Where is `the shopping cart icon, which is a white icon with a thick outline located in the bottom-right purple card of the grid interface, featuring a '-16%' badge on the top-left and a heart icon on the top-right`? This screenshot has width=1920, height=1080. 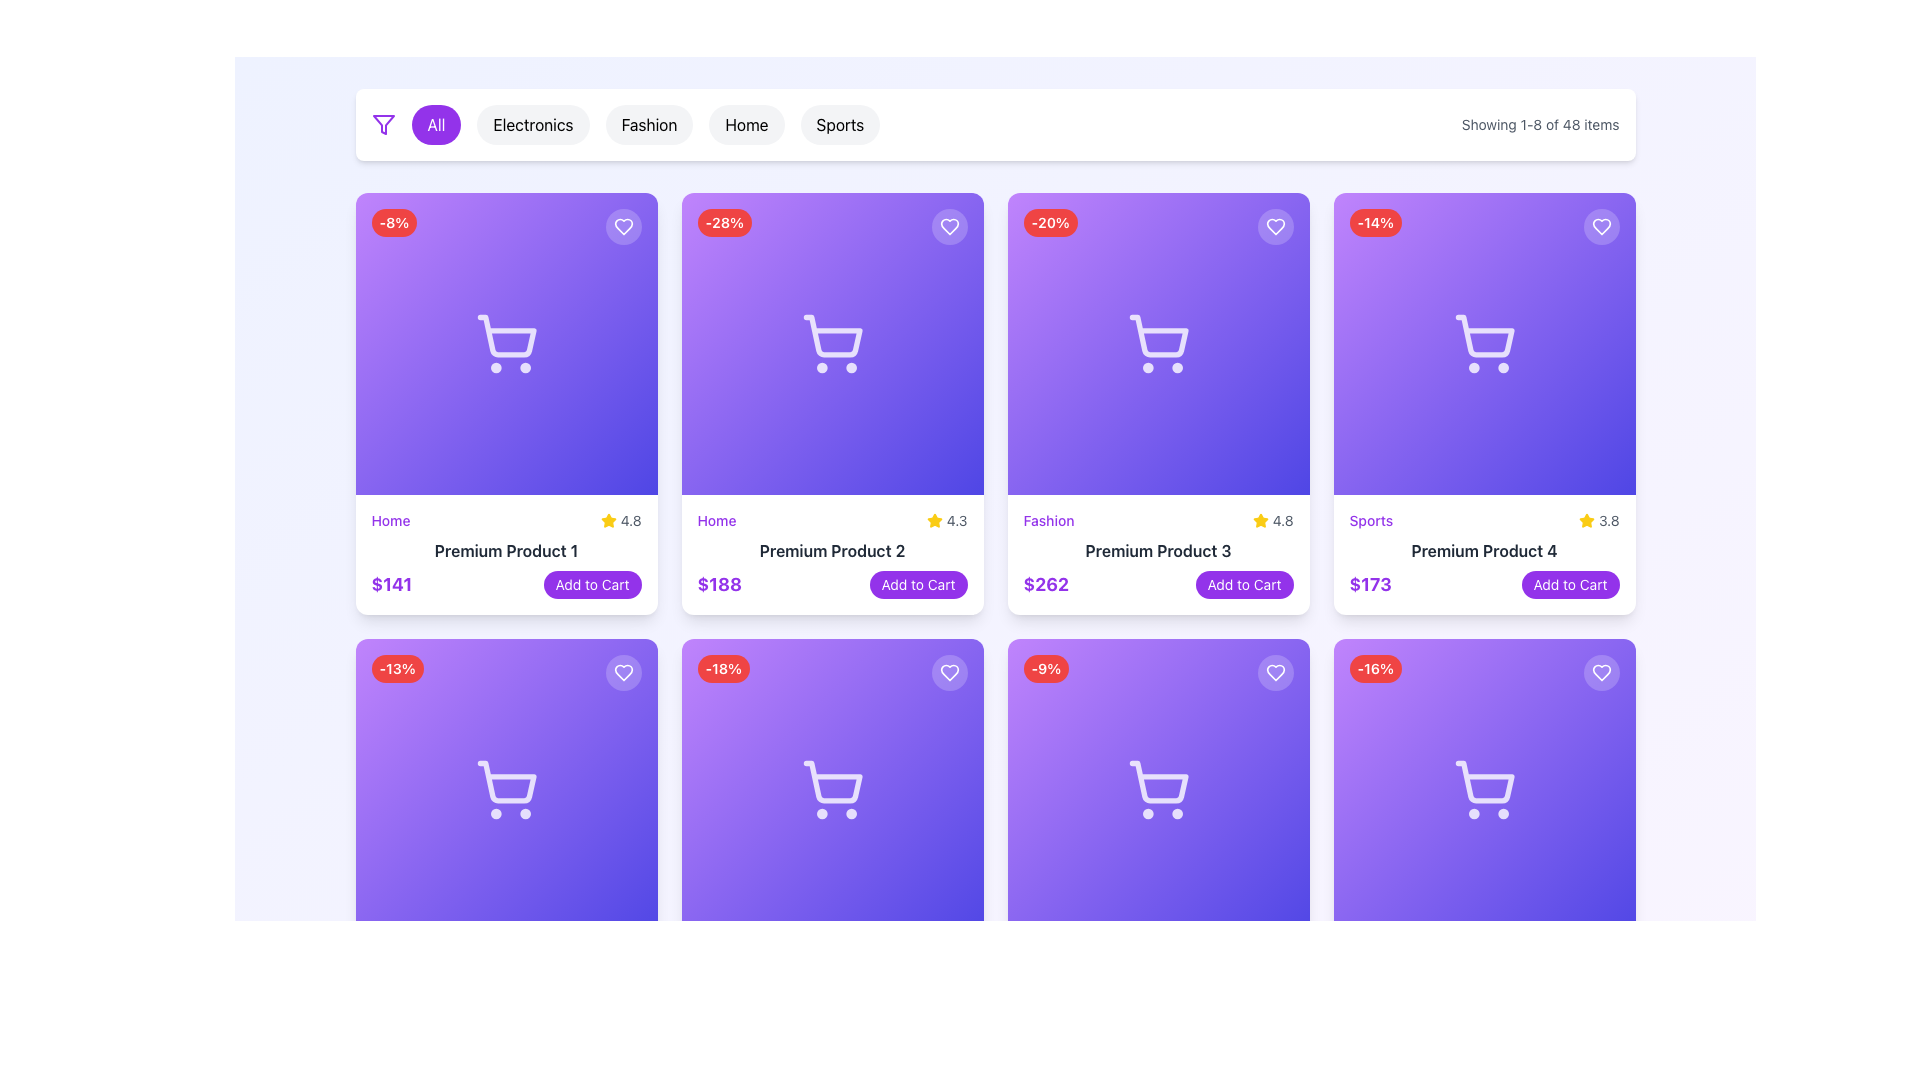
the shopping cart icon, which is a white icon with a thick outline located in the bottom-right purple card of the grid interface, featuring a '-16%' badge on the top-left and a heart icon on the top-right is located at coordinates (1484, 789).